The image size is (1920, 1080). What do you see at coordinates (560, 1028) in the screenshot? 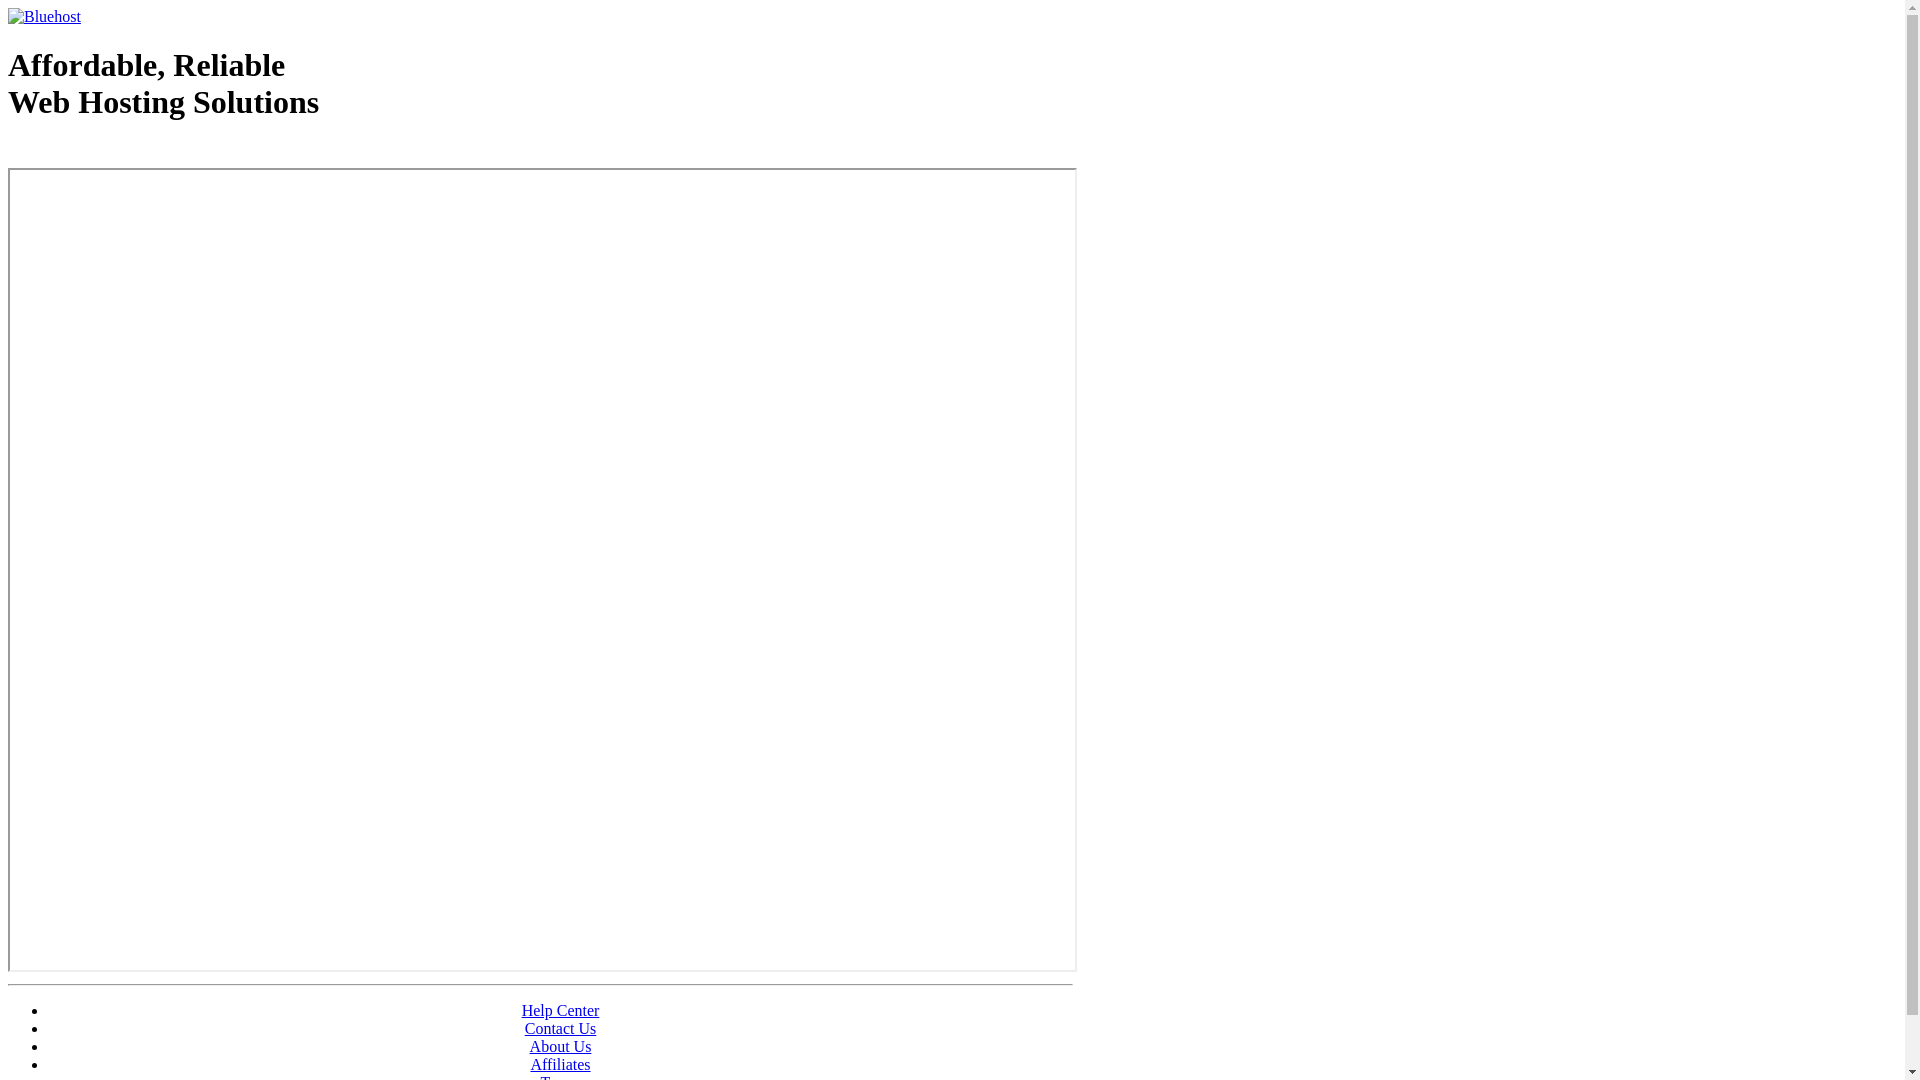
I see `'Contact Us'` at bounding box center [560, 1028].